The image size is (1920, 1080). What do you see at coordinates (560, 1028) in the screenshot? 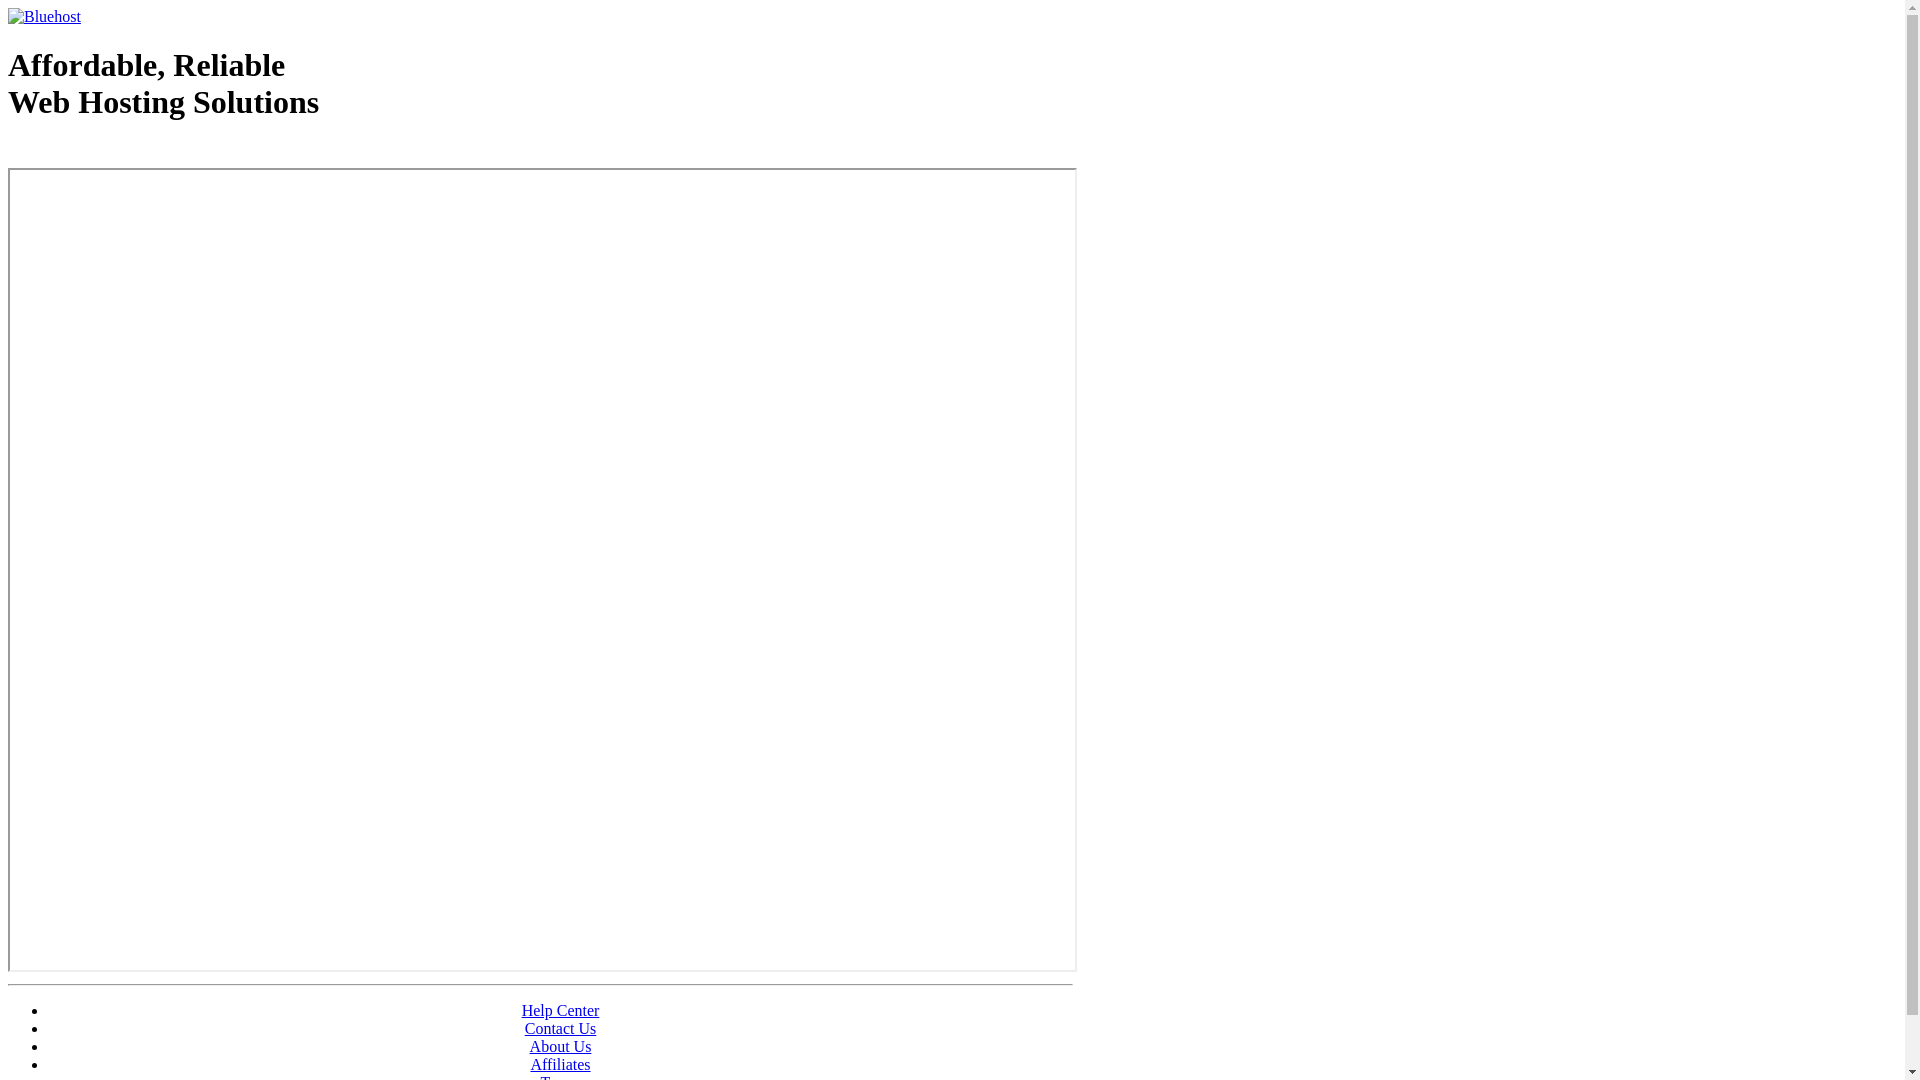
I see `'Contact Us'` at bounding box center [560, 1028].